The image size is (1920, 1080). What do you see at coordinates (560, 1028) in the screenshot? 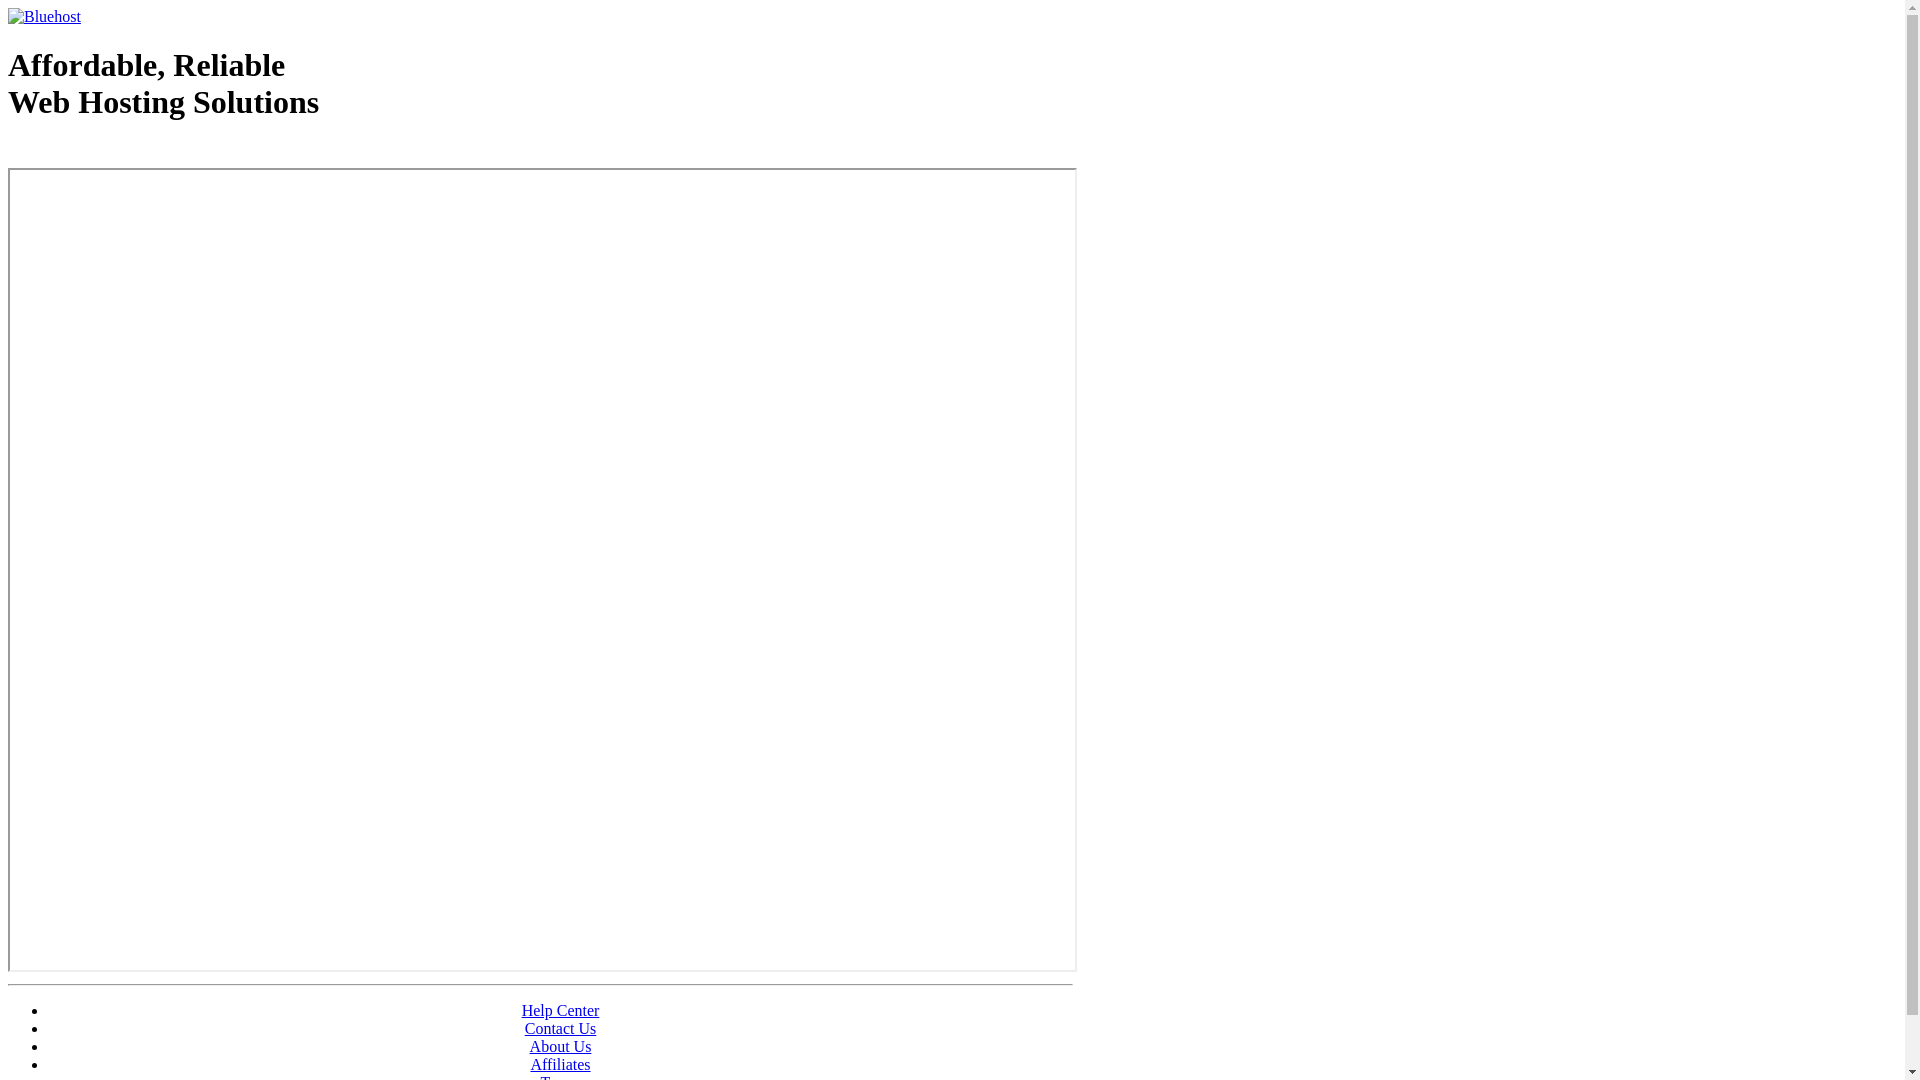
I see `'Contact Us'` at bounding box center [560, 1028].